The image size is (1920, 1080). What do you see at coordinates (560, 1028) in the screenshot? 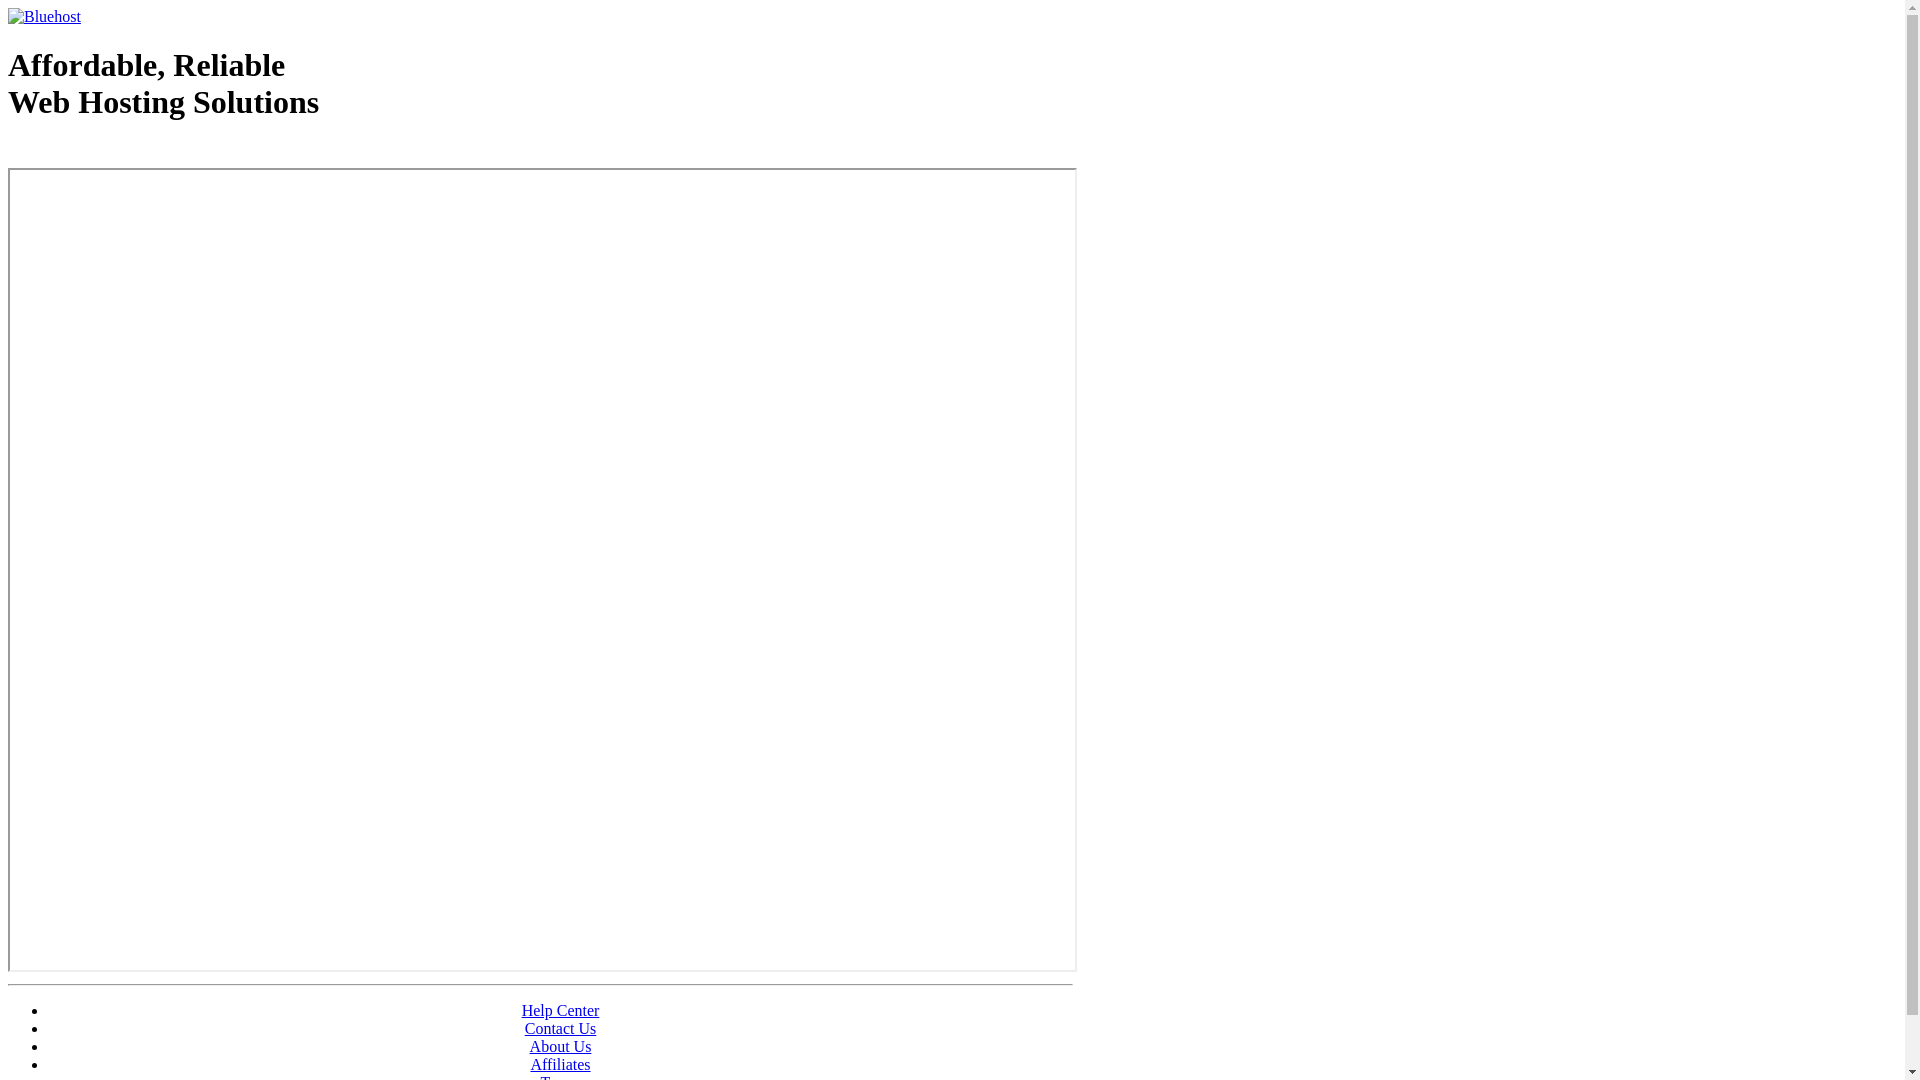
I see `'Contact Us'` at bounding box center [560, 1028].